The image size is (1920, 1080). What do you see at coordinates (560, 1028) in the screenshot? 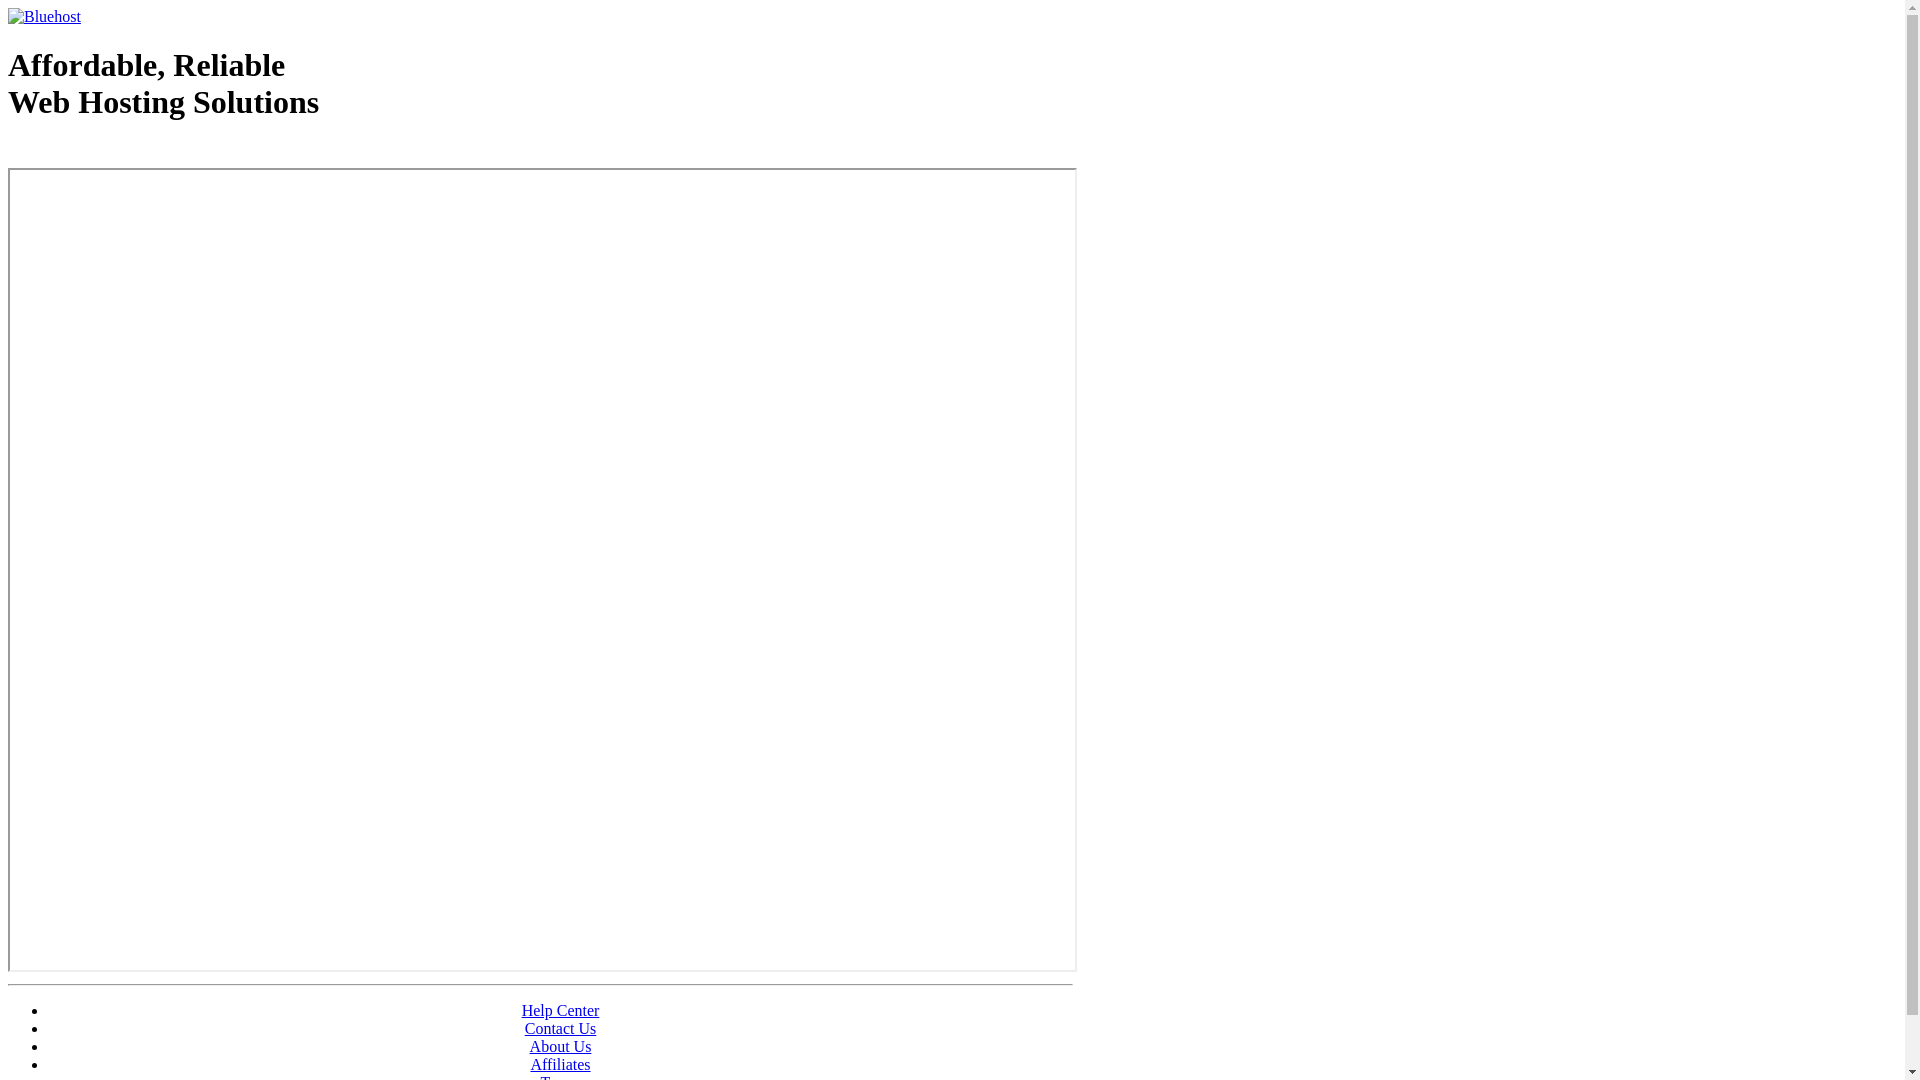
I see `'Contact Us'` at bounding box center [560, 1028].